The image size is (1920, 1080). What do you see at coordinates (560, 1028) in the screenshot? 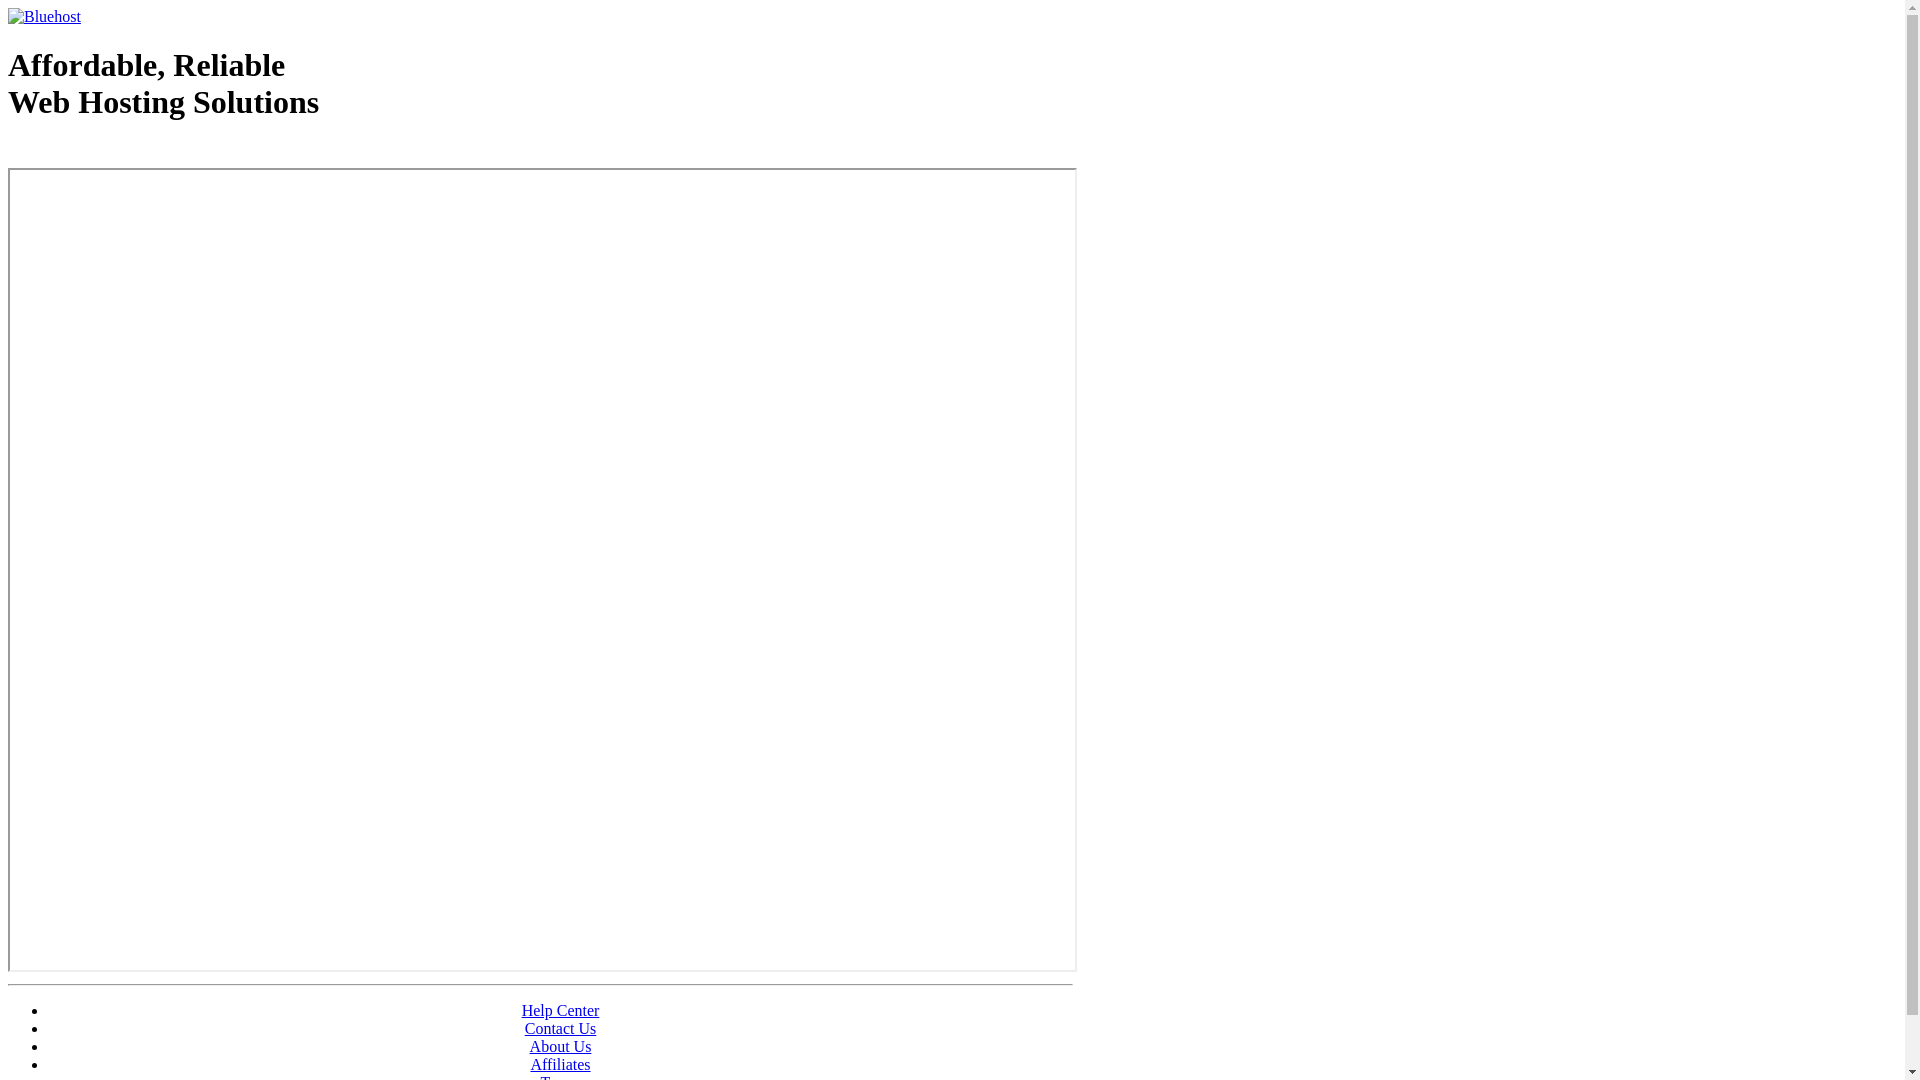
I see `'Contact Us'` at bounding box center [560, 1028].